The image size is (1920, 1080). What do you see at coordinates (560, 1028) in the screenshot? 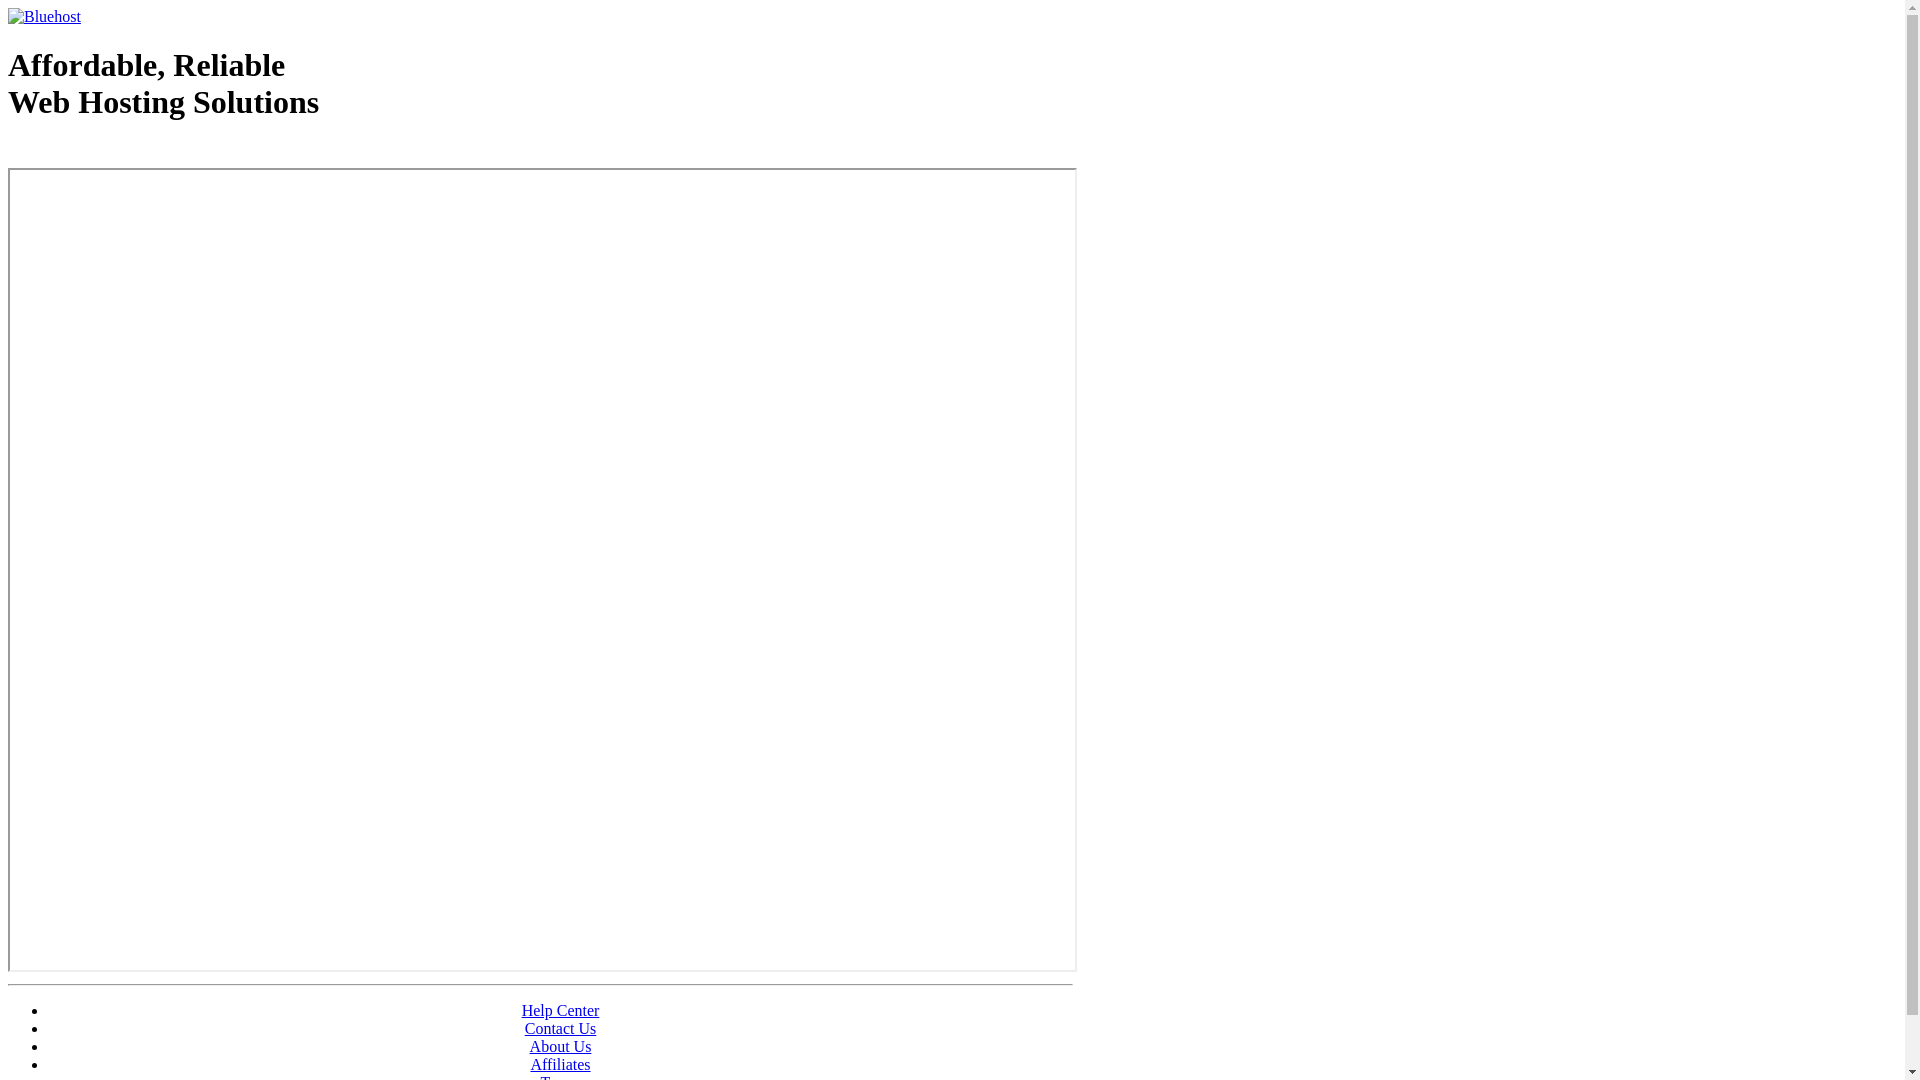
I see `'Contact Us'` at bounding box center [560, 1028].